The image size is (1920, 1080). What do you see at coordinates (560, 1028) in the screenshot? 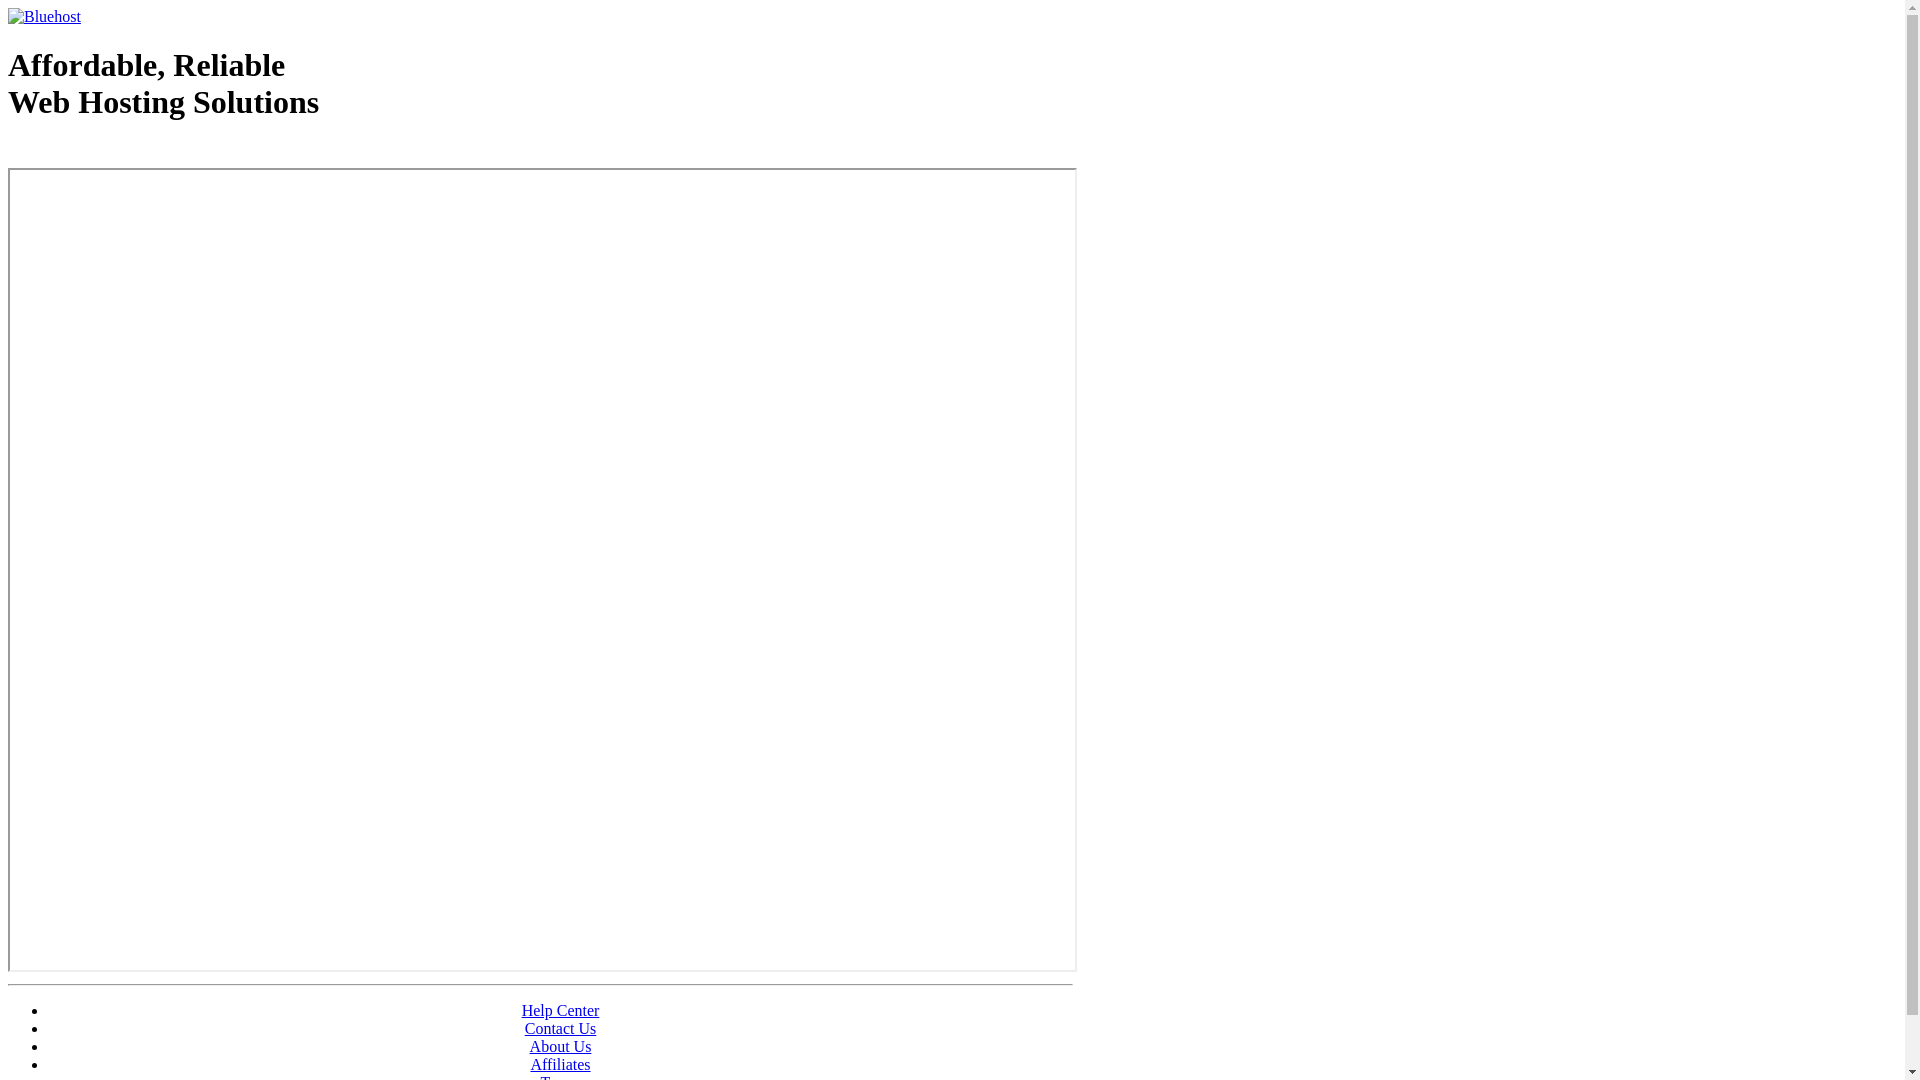
I see `'Contact Us'` at bounding box center [560, 1028].